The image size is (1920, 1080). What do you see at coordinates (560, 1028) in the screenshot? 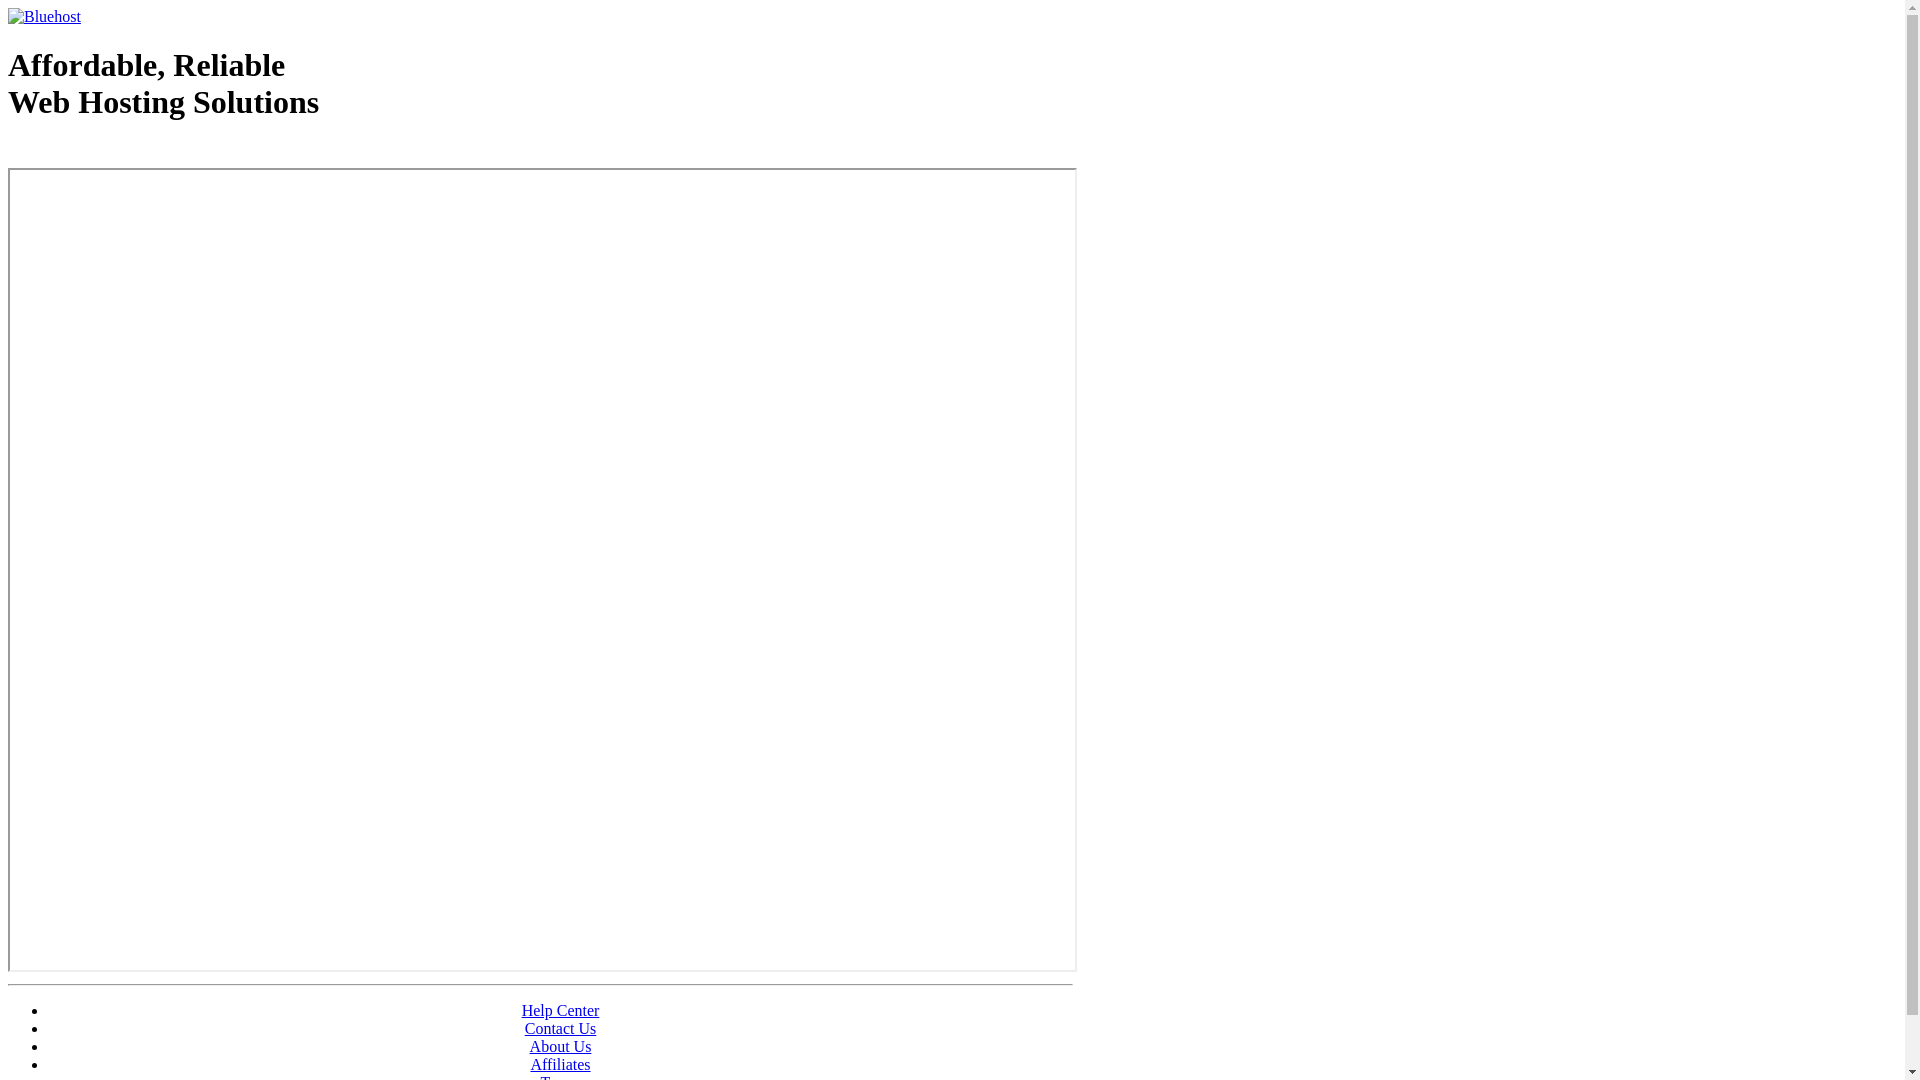
I see `'Contact Us'` at bounding box center [560, 1028].